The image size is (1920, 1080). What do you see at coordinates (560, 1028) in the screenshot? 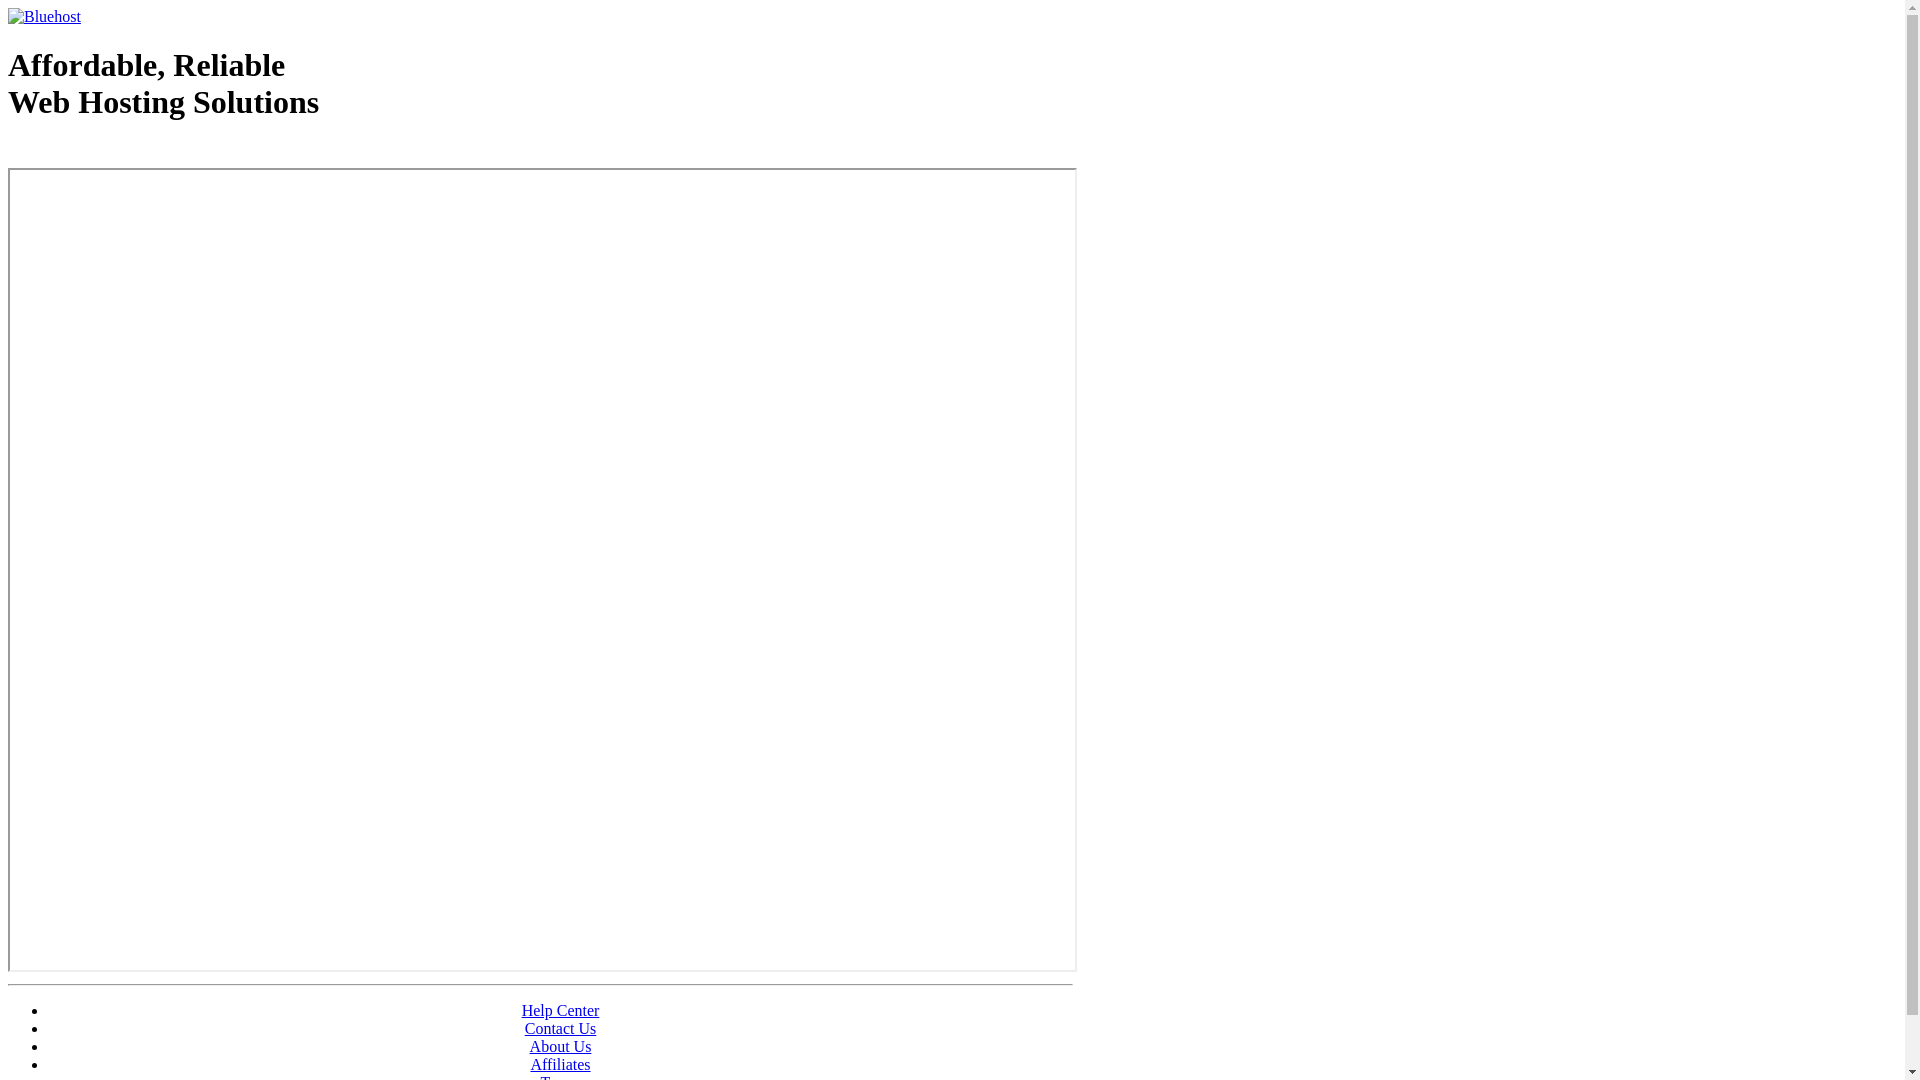
I see `'Contact Us'` at bounding box center [560, 1028].